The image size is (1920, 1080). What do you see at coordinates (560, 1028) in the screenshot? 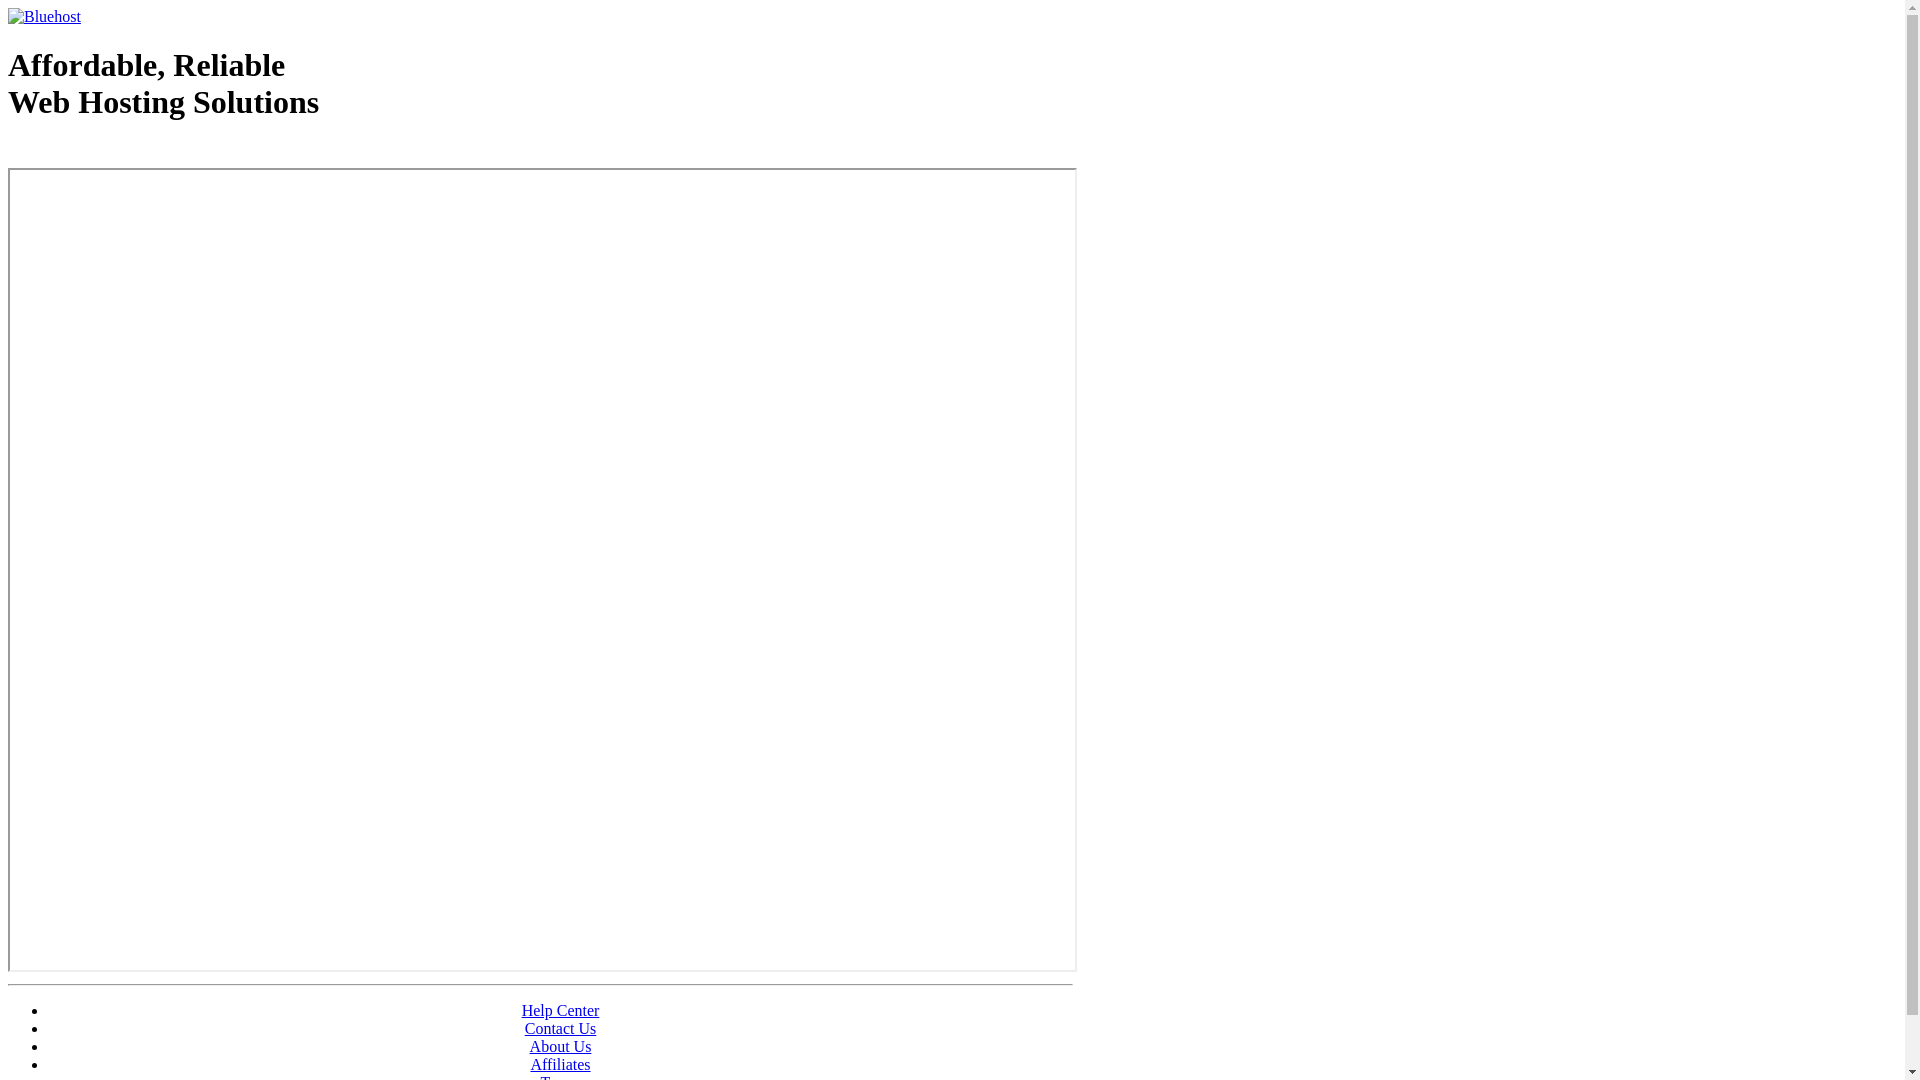
I see `'Contact Us'` at bounding box center [560, 1028].